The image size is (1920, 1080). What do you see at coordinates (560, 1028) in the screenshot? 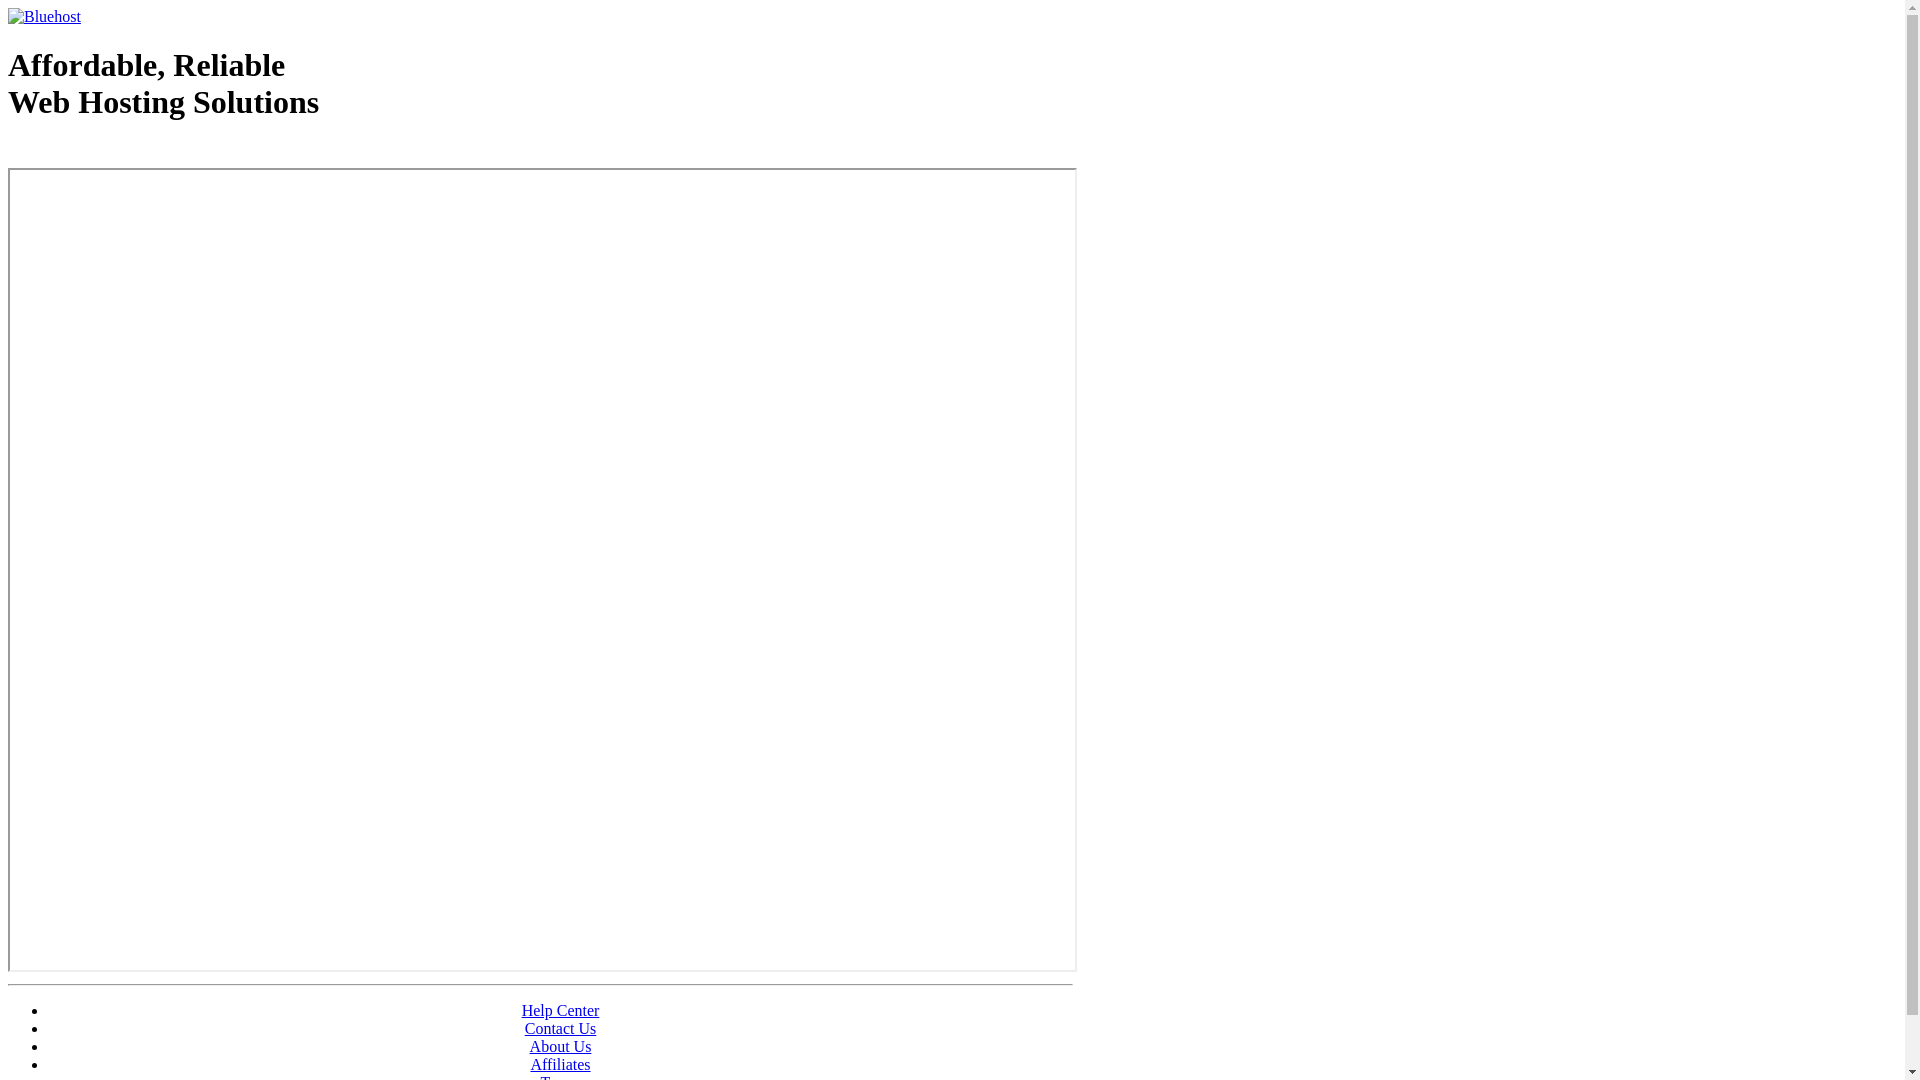
I see `'Contact Us'` at bounding box center [560, 1028].